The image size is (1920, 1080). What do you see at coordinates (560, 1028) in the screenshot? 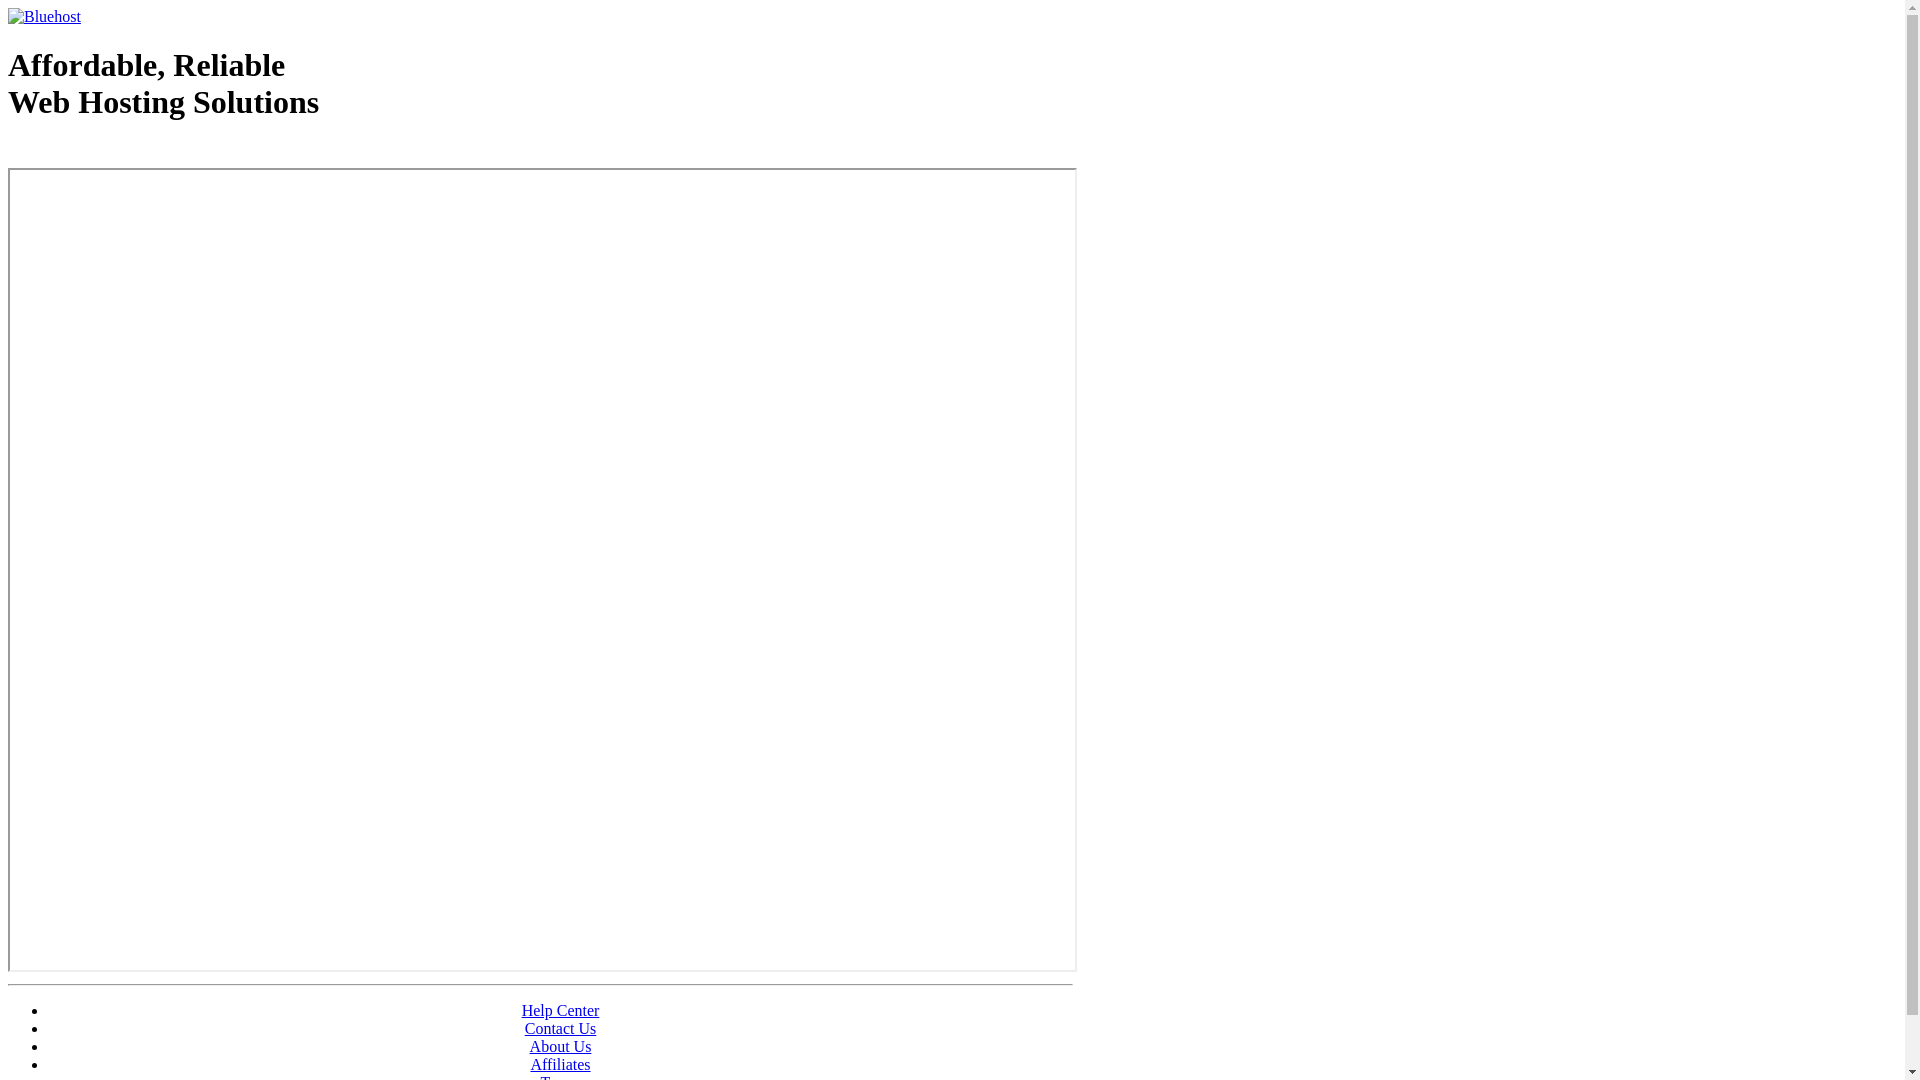
I see `'Contact Us'` at bounding box center [560, 1028].